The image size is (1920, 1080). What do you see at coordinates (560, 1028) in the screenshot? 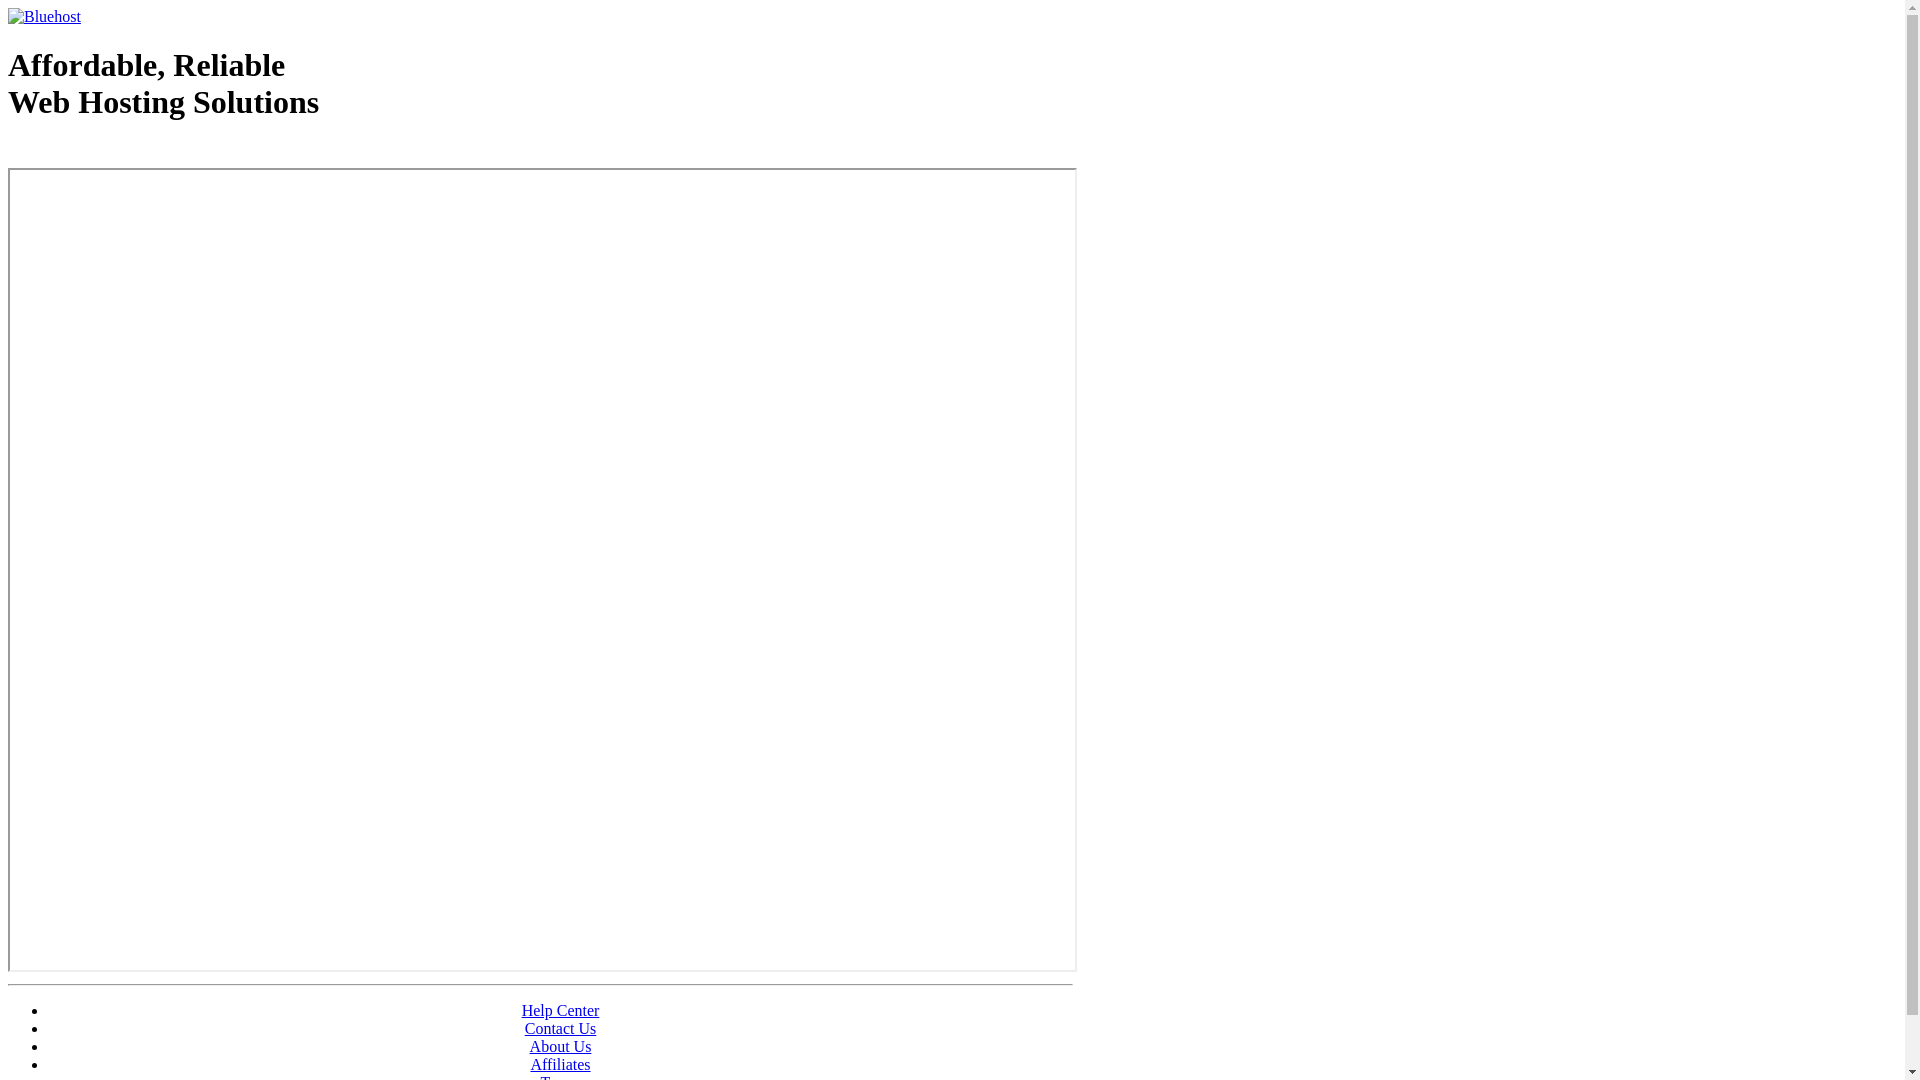
I see `'Contact Us'` at bounding box center [560, 1028].